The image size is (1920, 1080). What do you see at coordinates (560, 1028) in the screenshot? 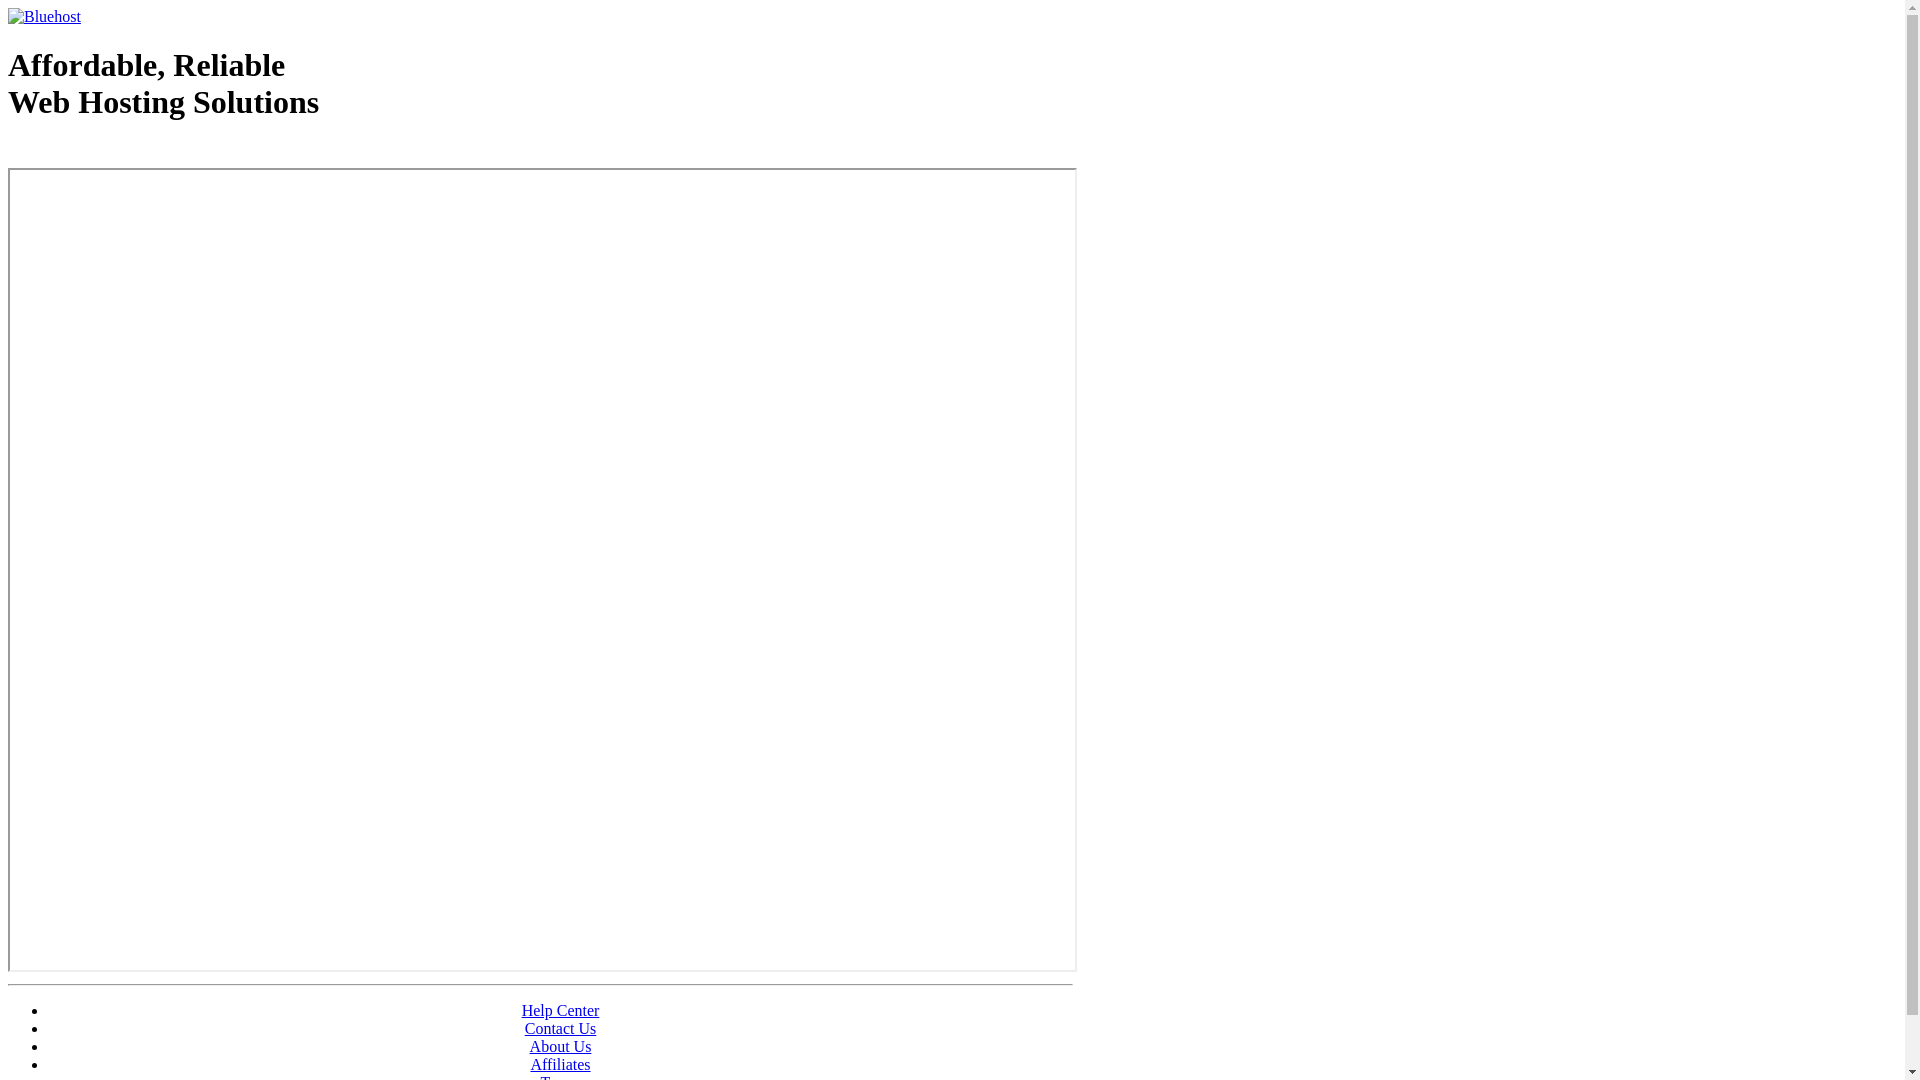
I see `'Contact Us'` at bounding box center [560, 1028].